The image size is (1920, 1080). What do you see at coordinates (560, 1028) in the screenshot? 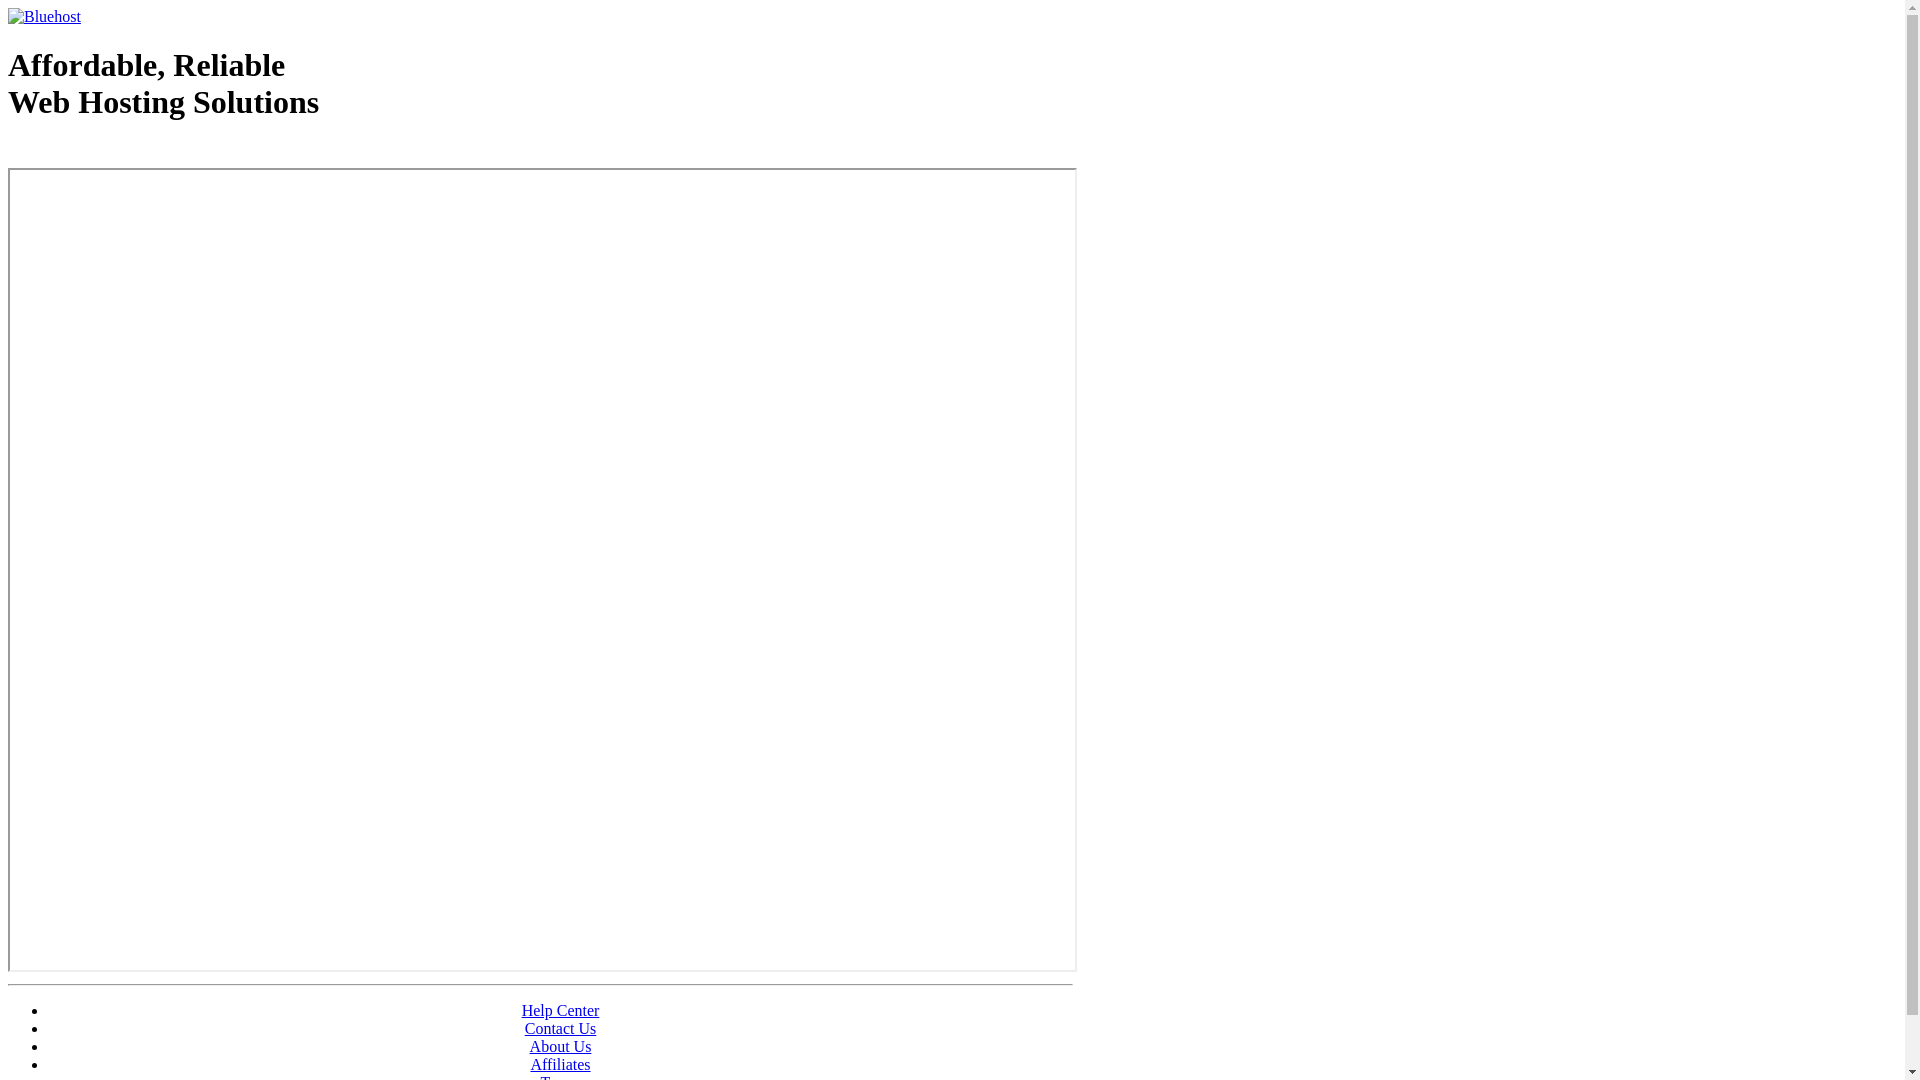
I see `'Contact Us'` at bounding box center [560, 1028].